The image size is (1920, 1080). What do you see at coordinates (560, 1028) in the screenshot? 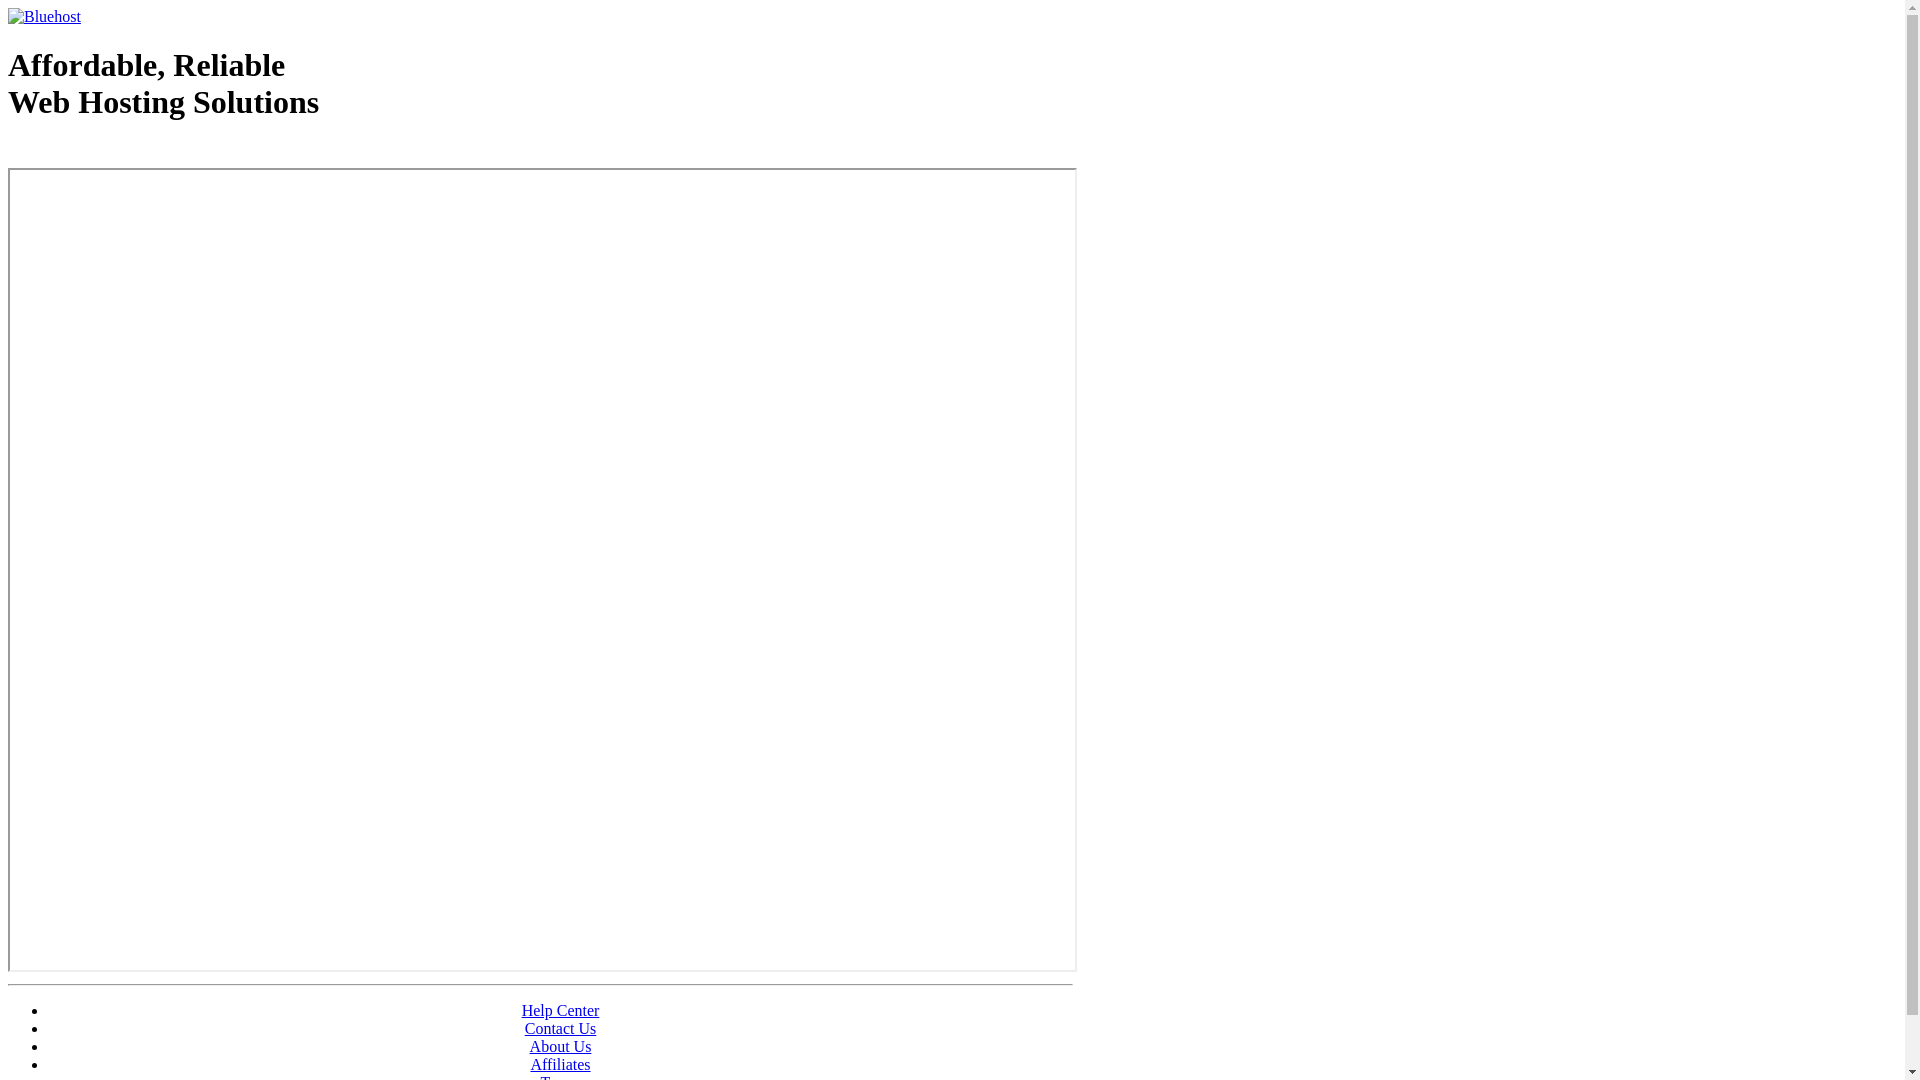
I see `'Contact Us'` at bounding box center [560, 1028].